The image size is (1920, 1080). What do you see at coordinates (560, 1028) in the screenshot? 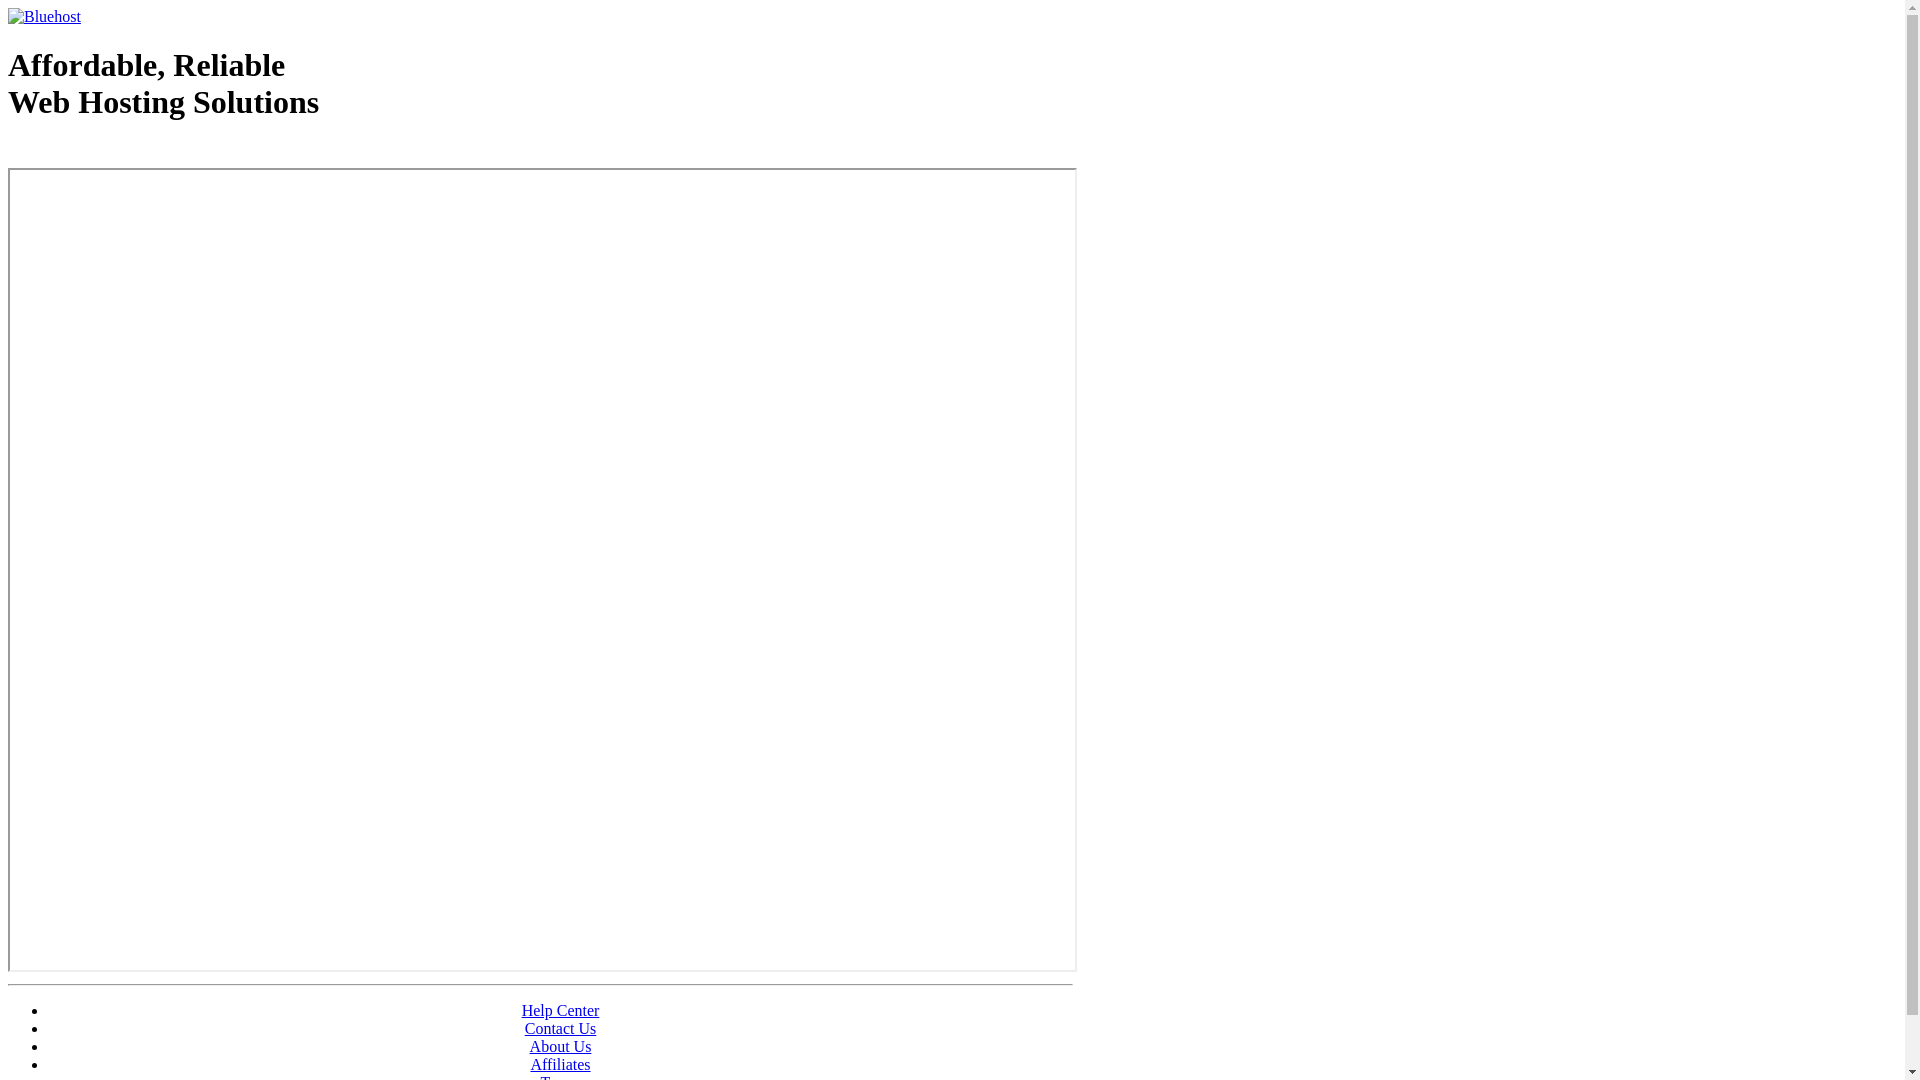
I see `'Contact Us'` at bounding box center [560, 1028].